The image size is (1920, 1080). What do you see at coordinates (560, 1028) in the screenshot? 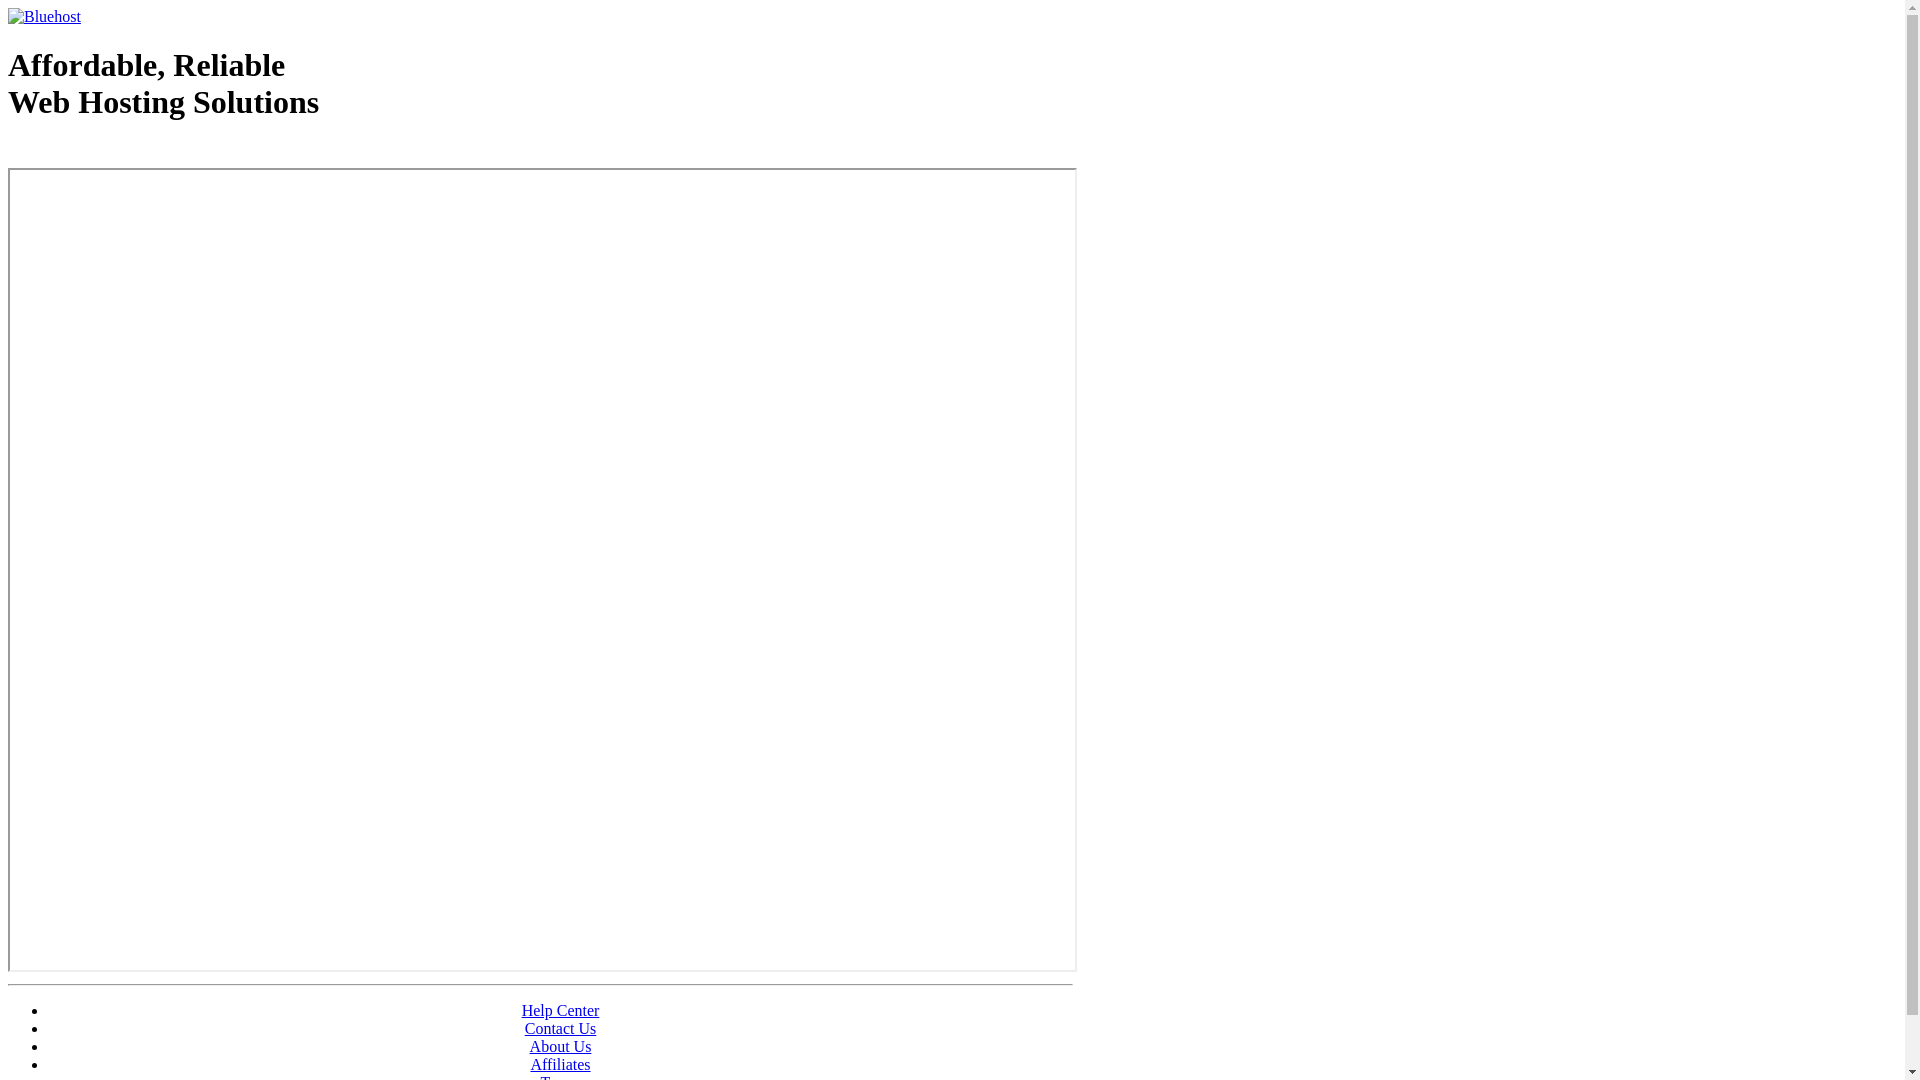
I see `'Contact Us'` at bounding box center [560, 1028].